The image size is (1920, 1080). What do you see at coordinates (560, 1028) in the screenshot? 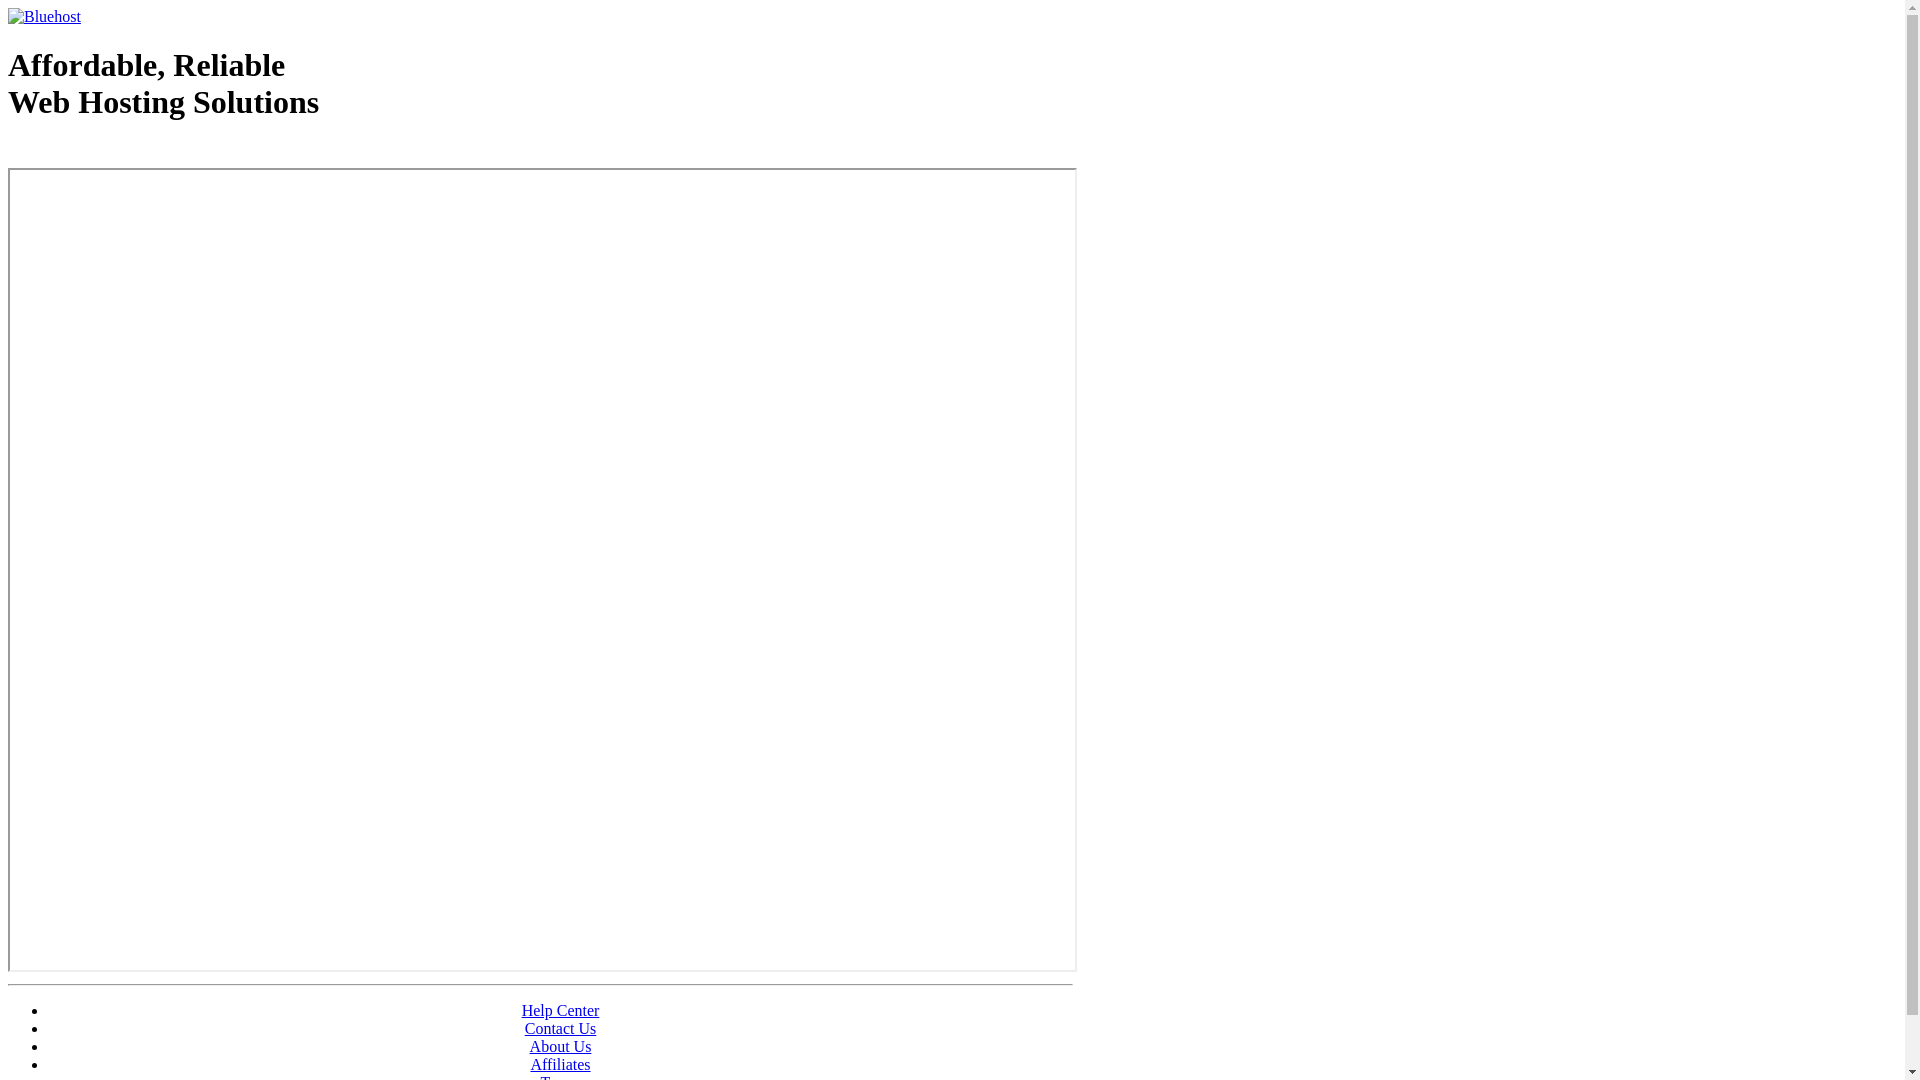
I see `'Contact Us'` at bounding box center [560, 1028].